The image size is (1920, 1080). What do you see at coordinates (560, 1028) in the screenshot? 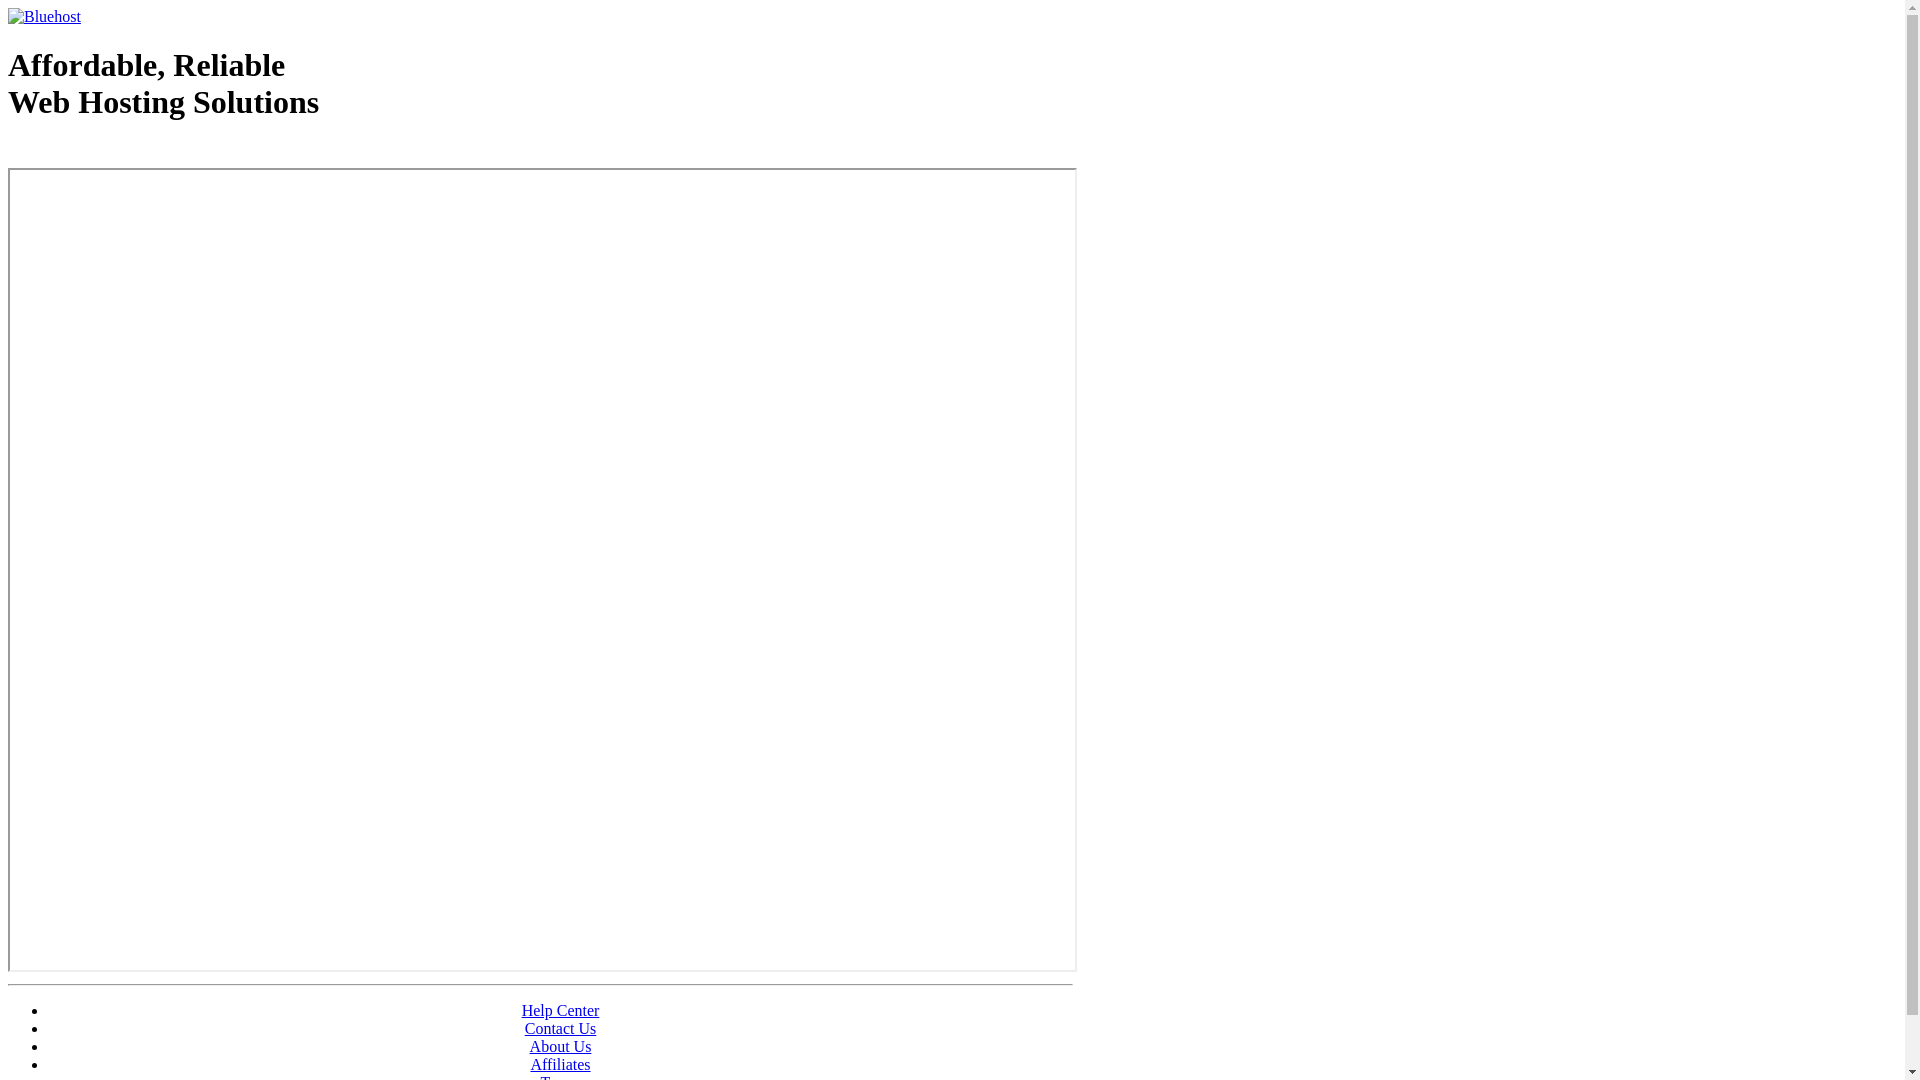
I see `'Contact Us'` at bounding box center [560, 1028].